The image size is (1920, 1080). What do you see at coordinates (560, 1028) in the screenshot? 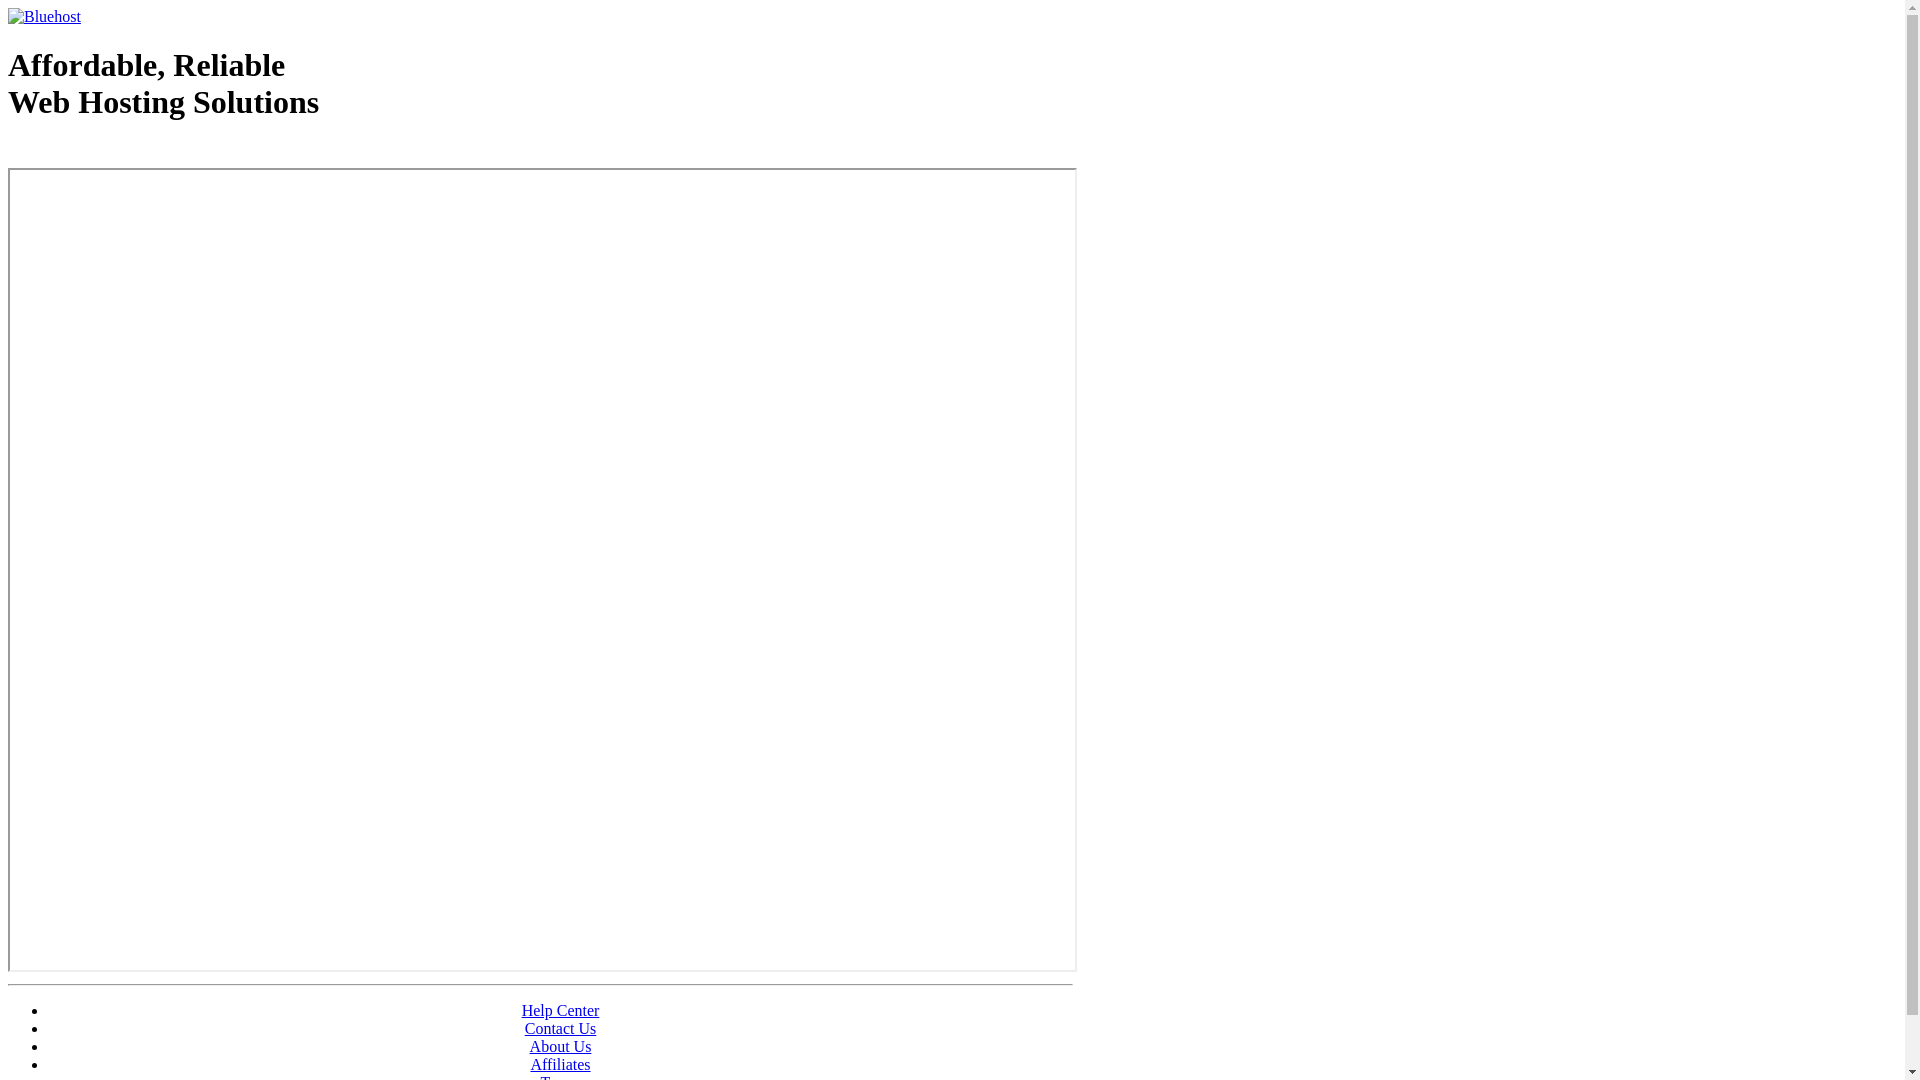
I see `'Contact Us'` at bounding box center [560, 1028].